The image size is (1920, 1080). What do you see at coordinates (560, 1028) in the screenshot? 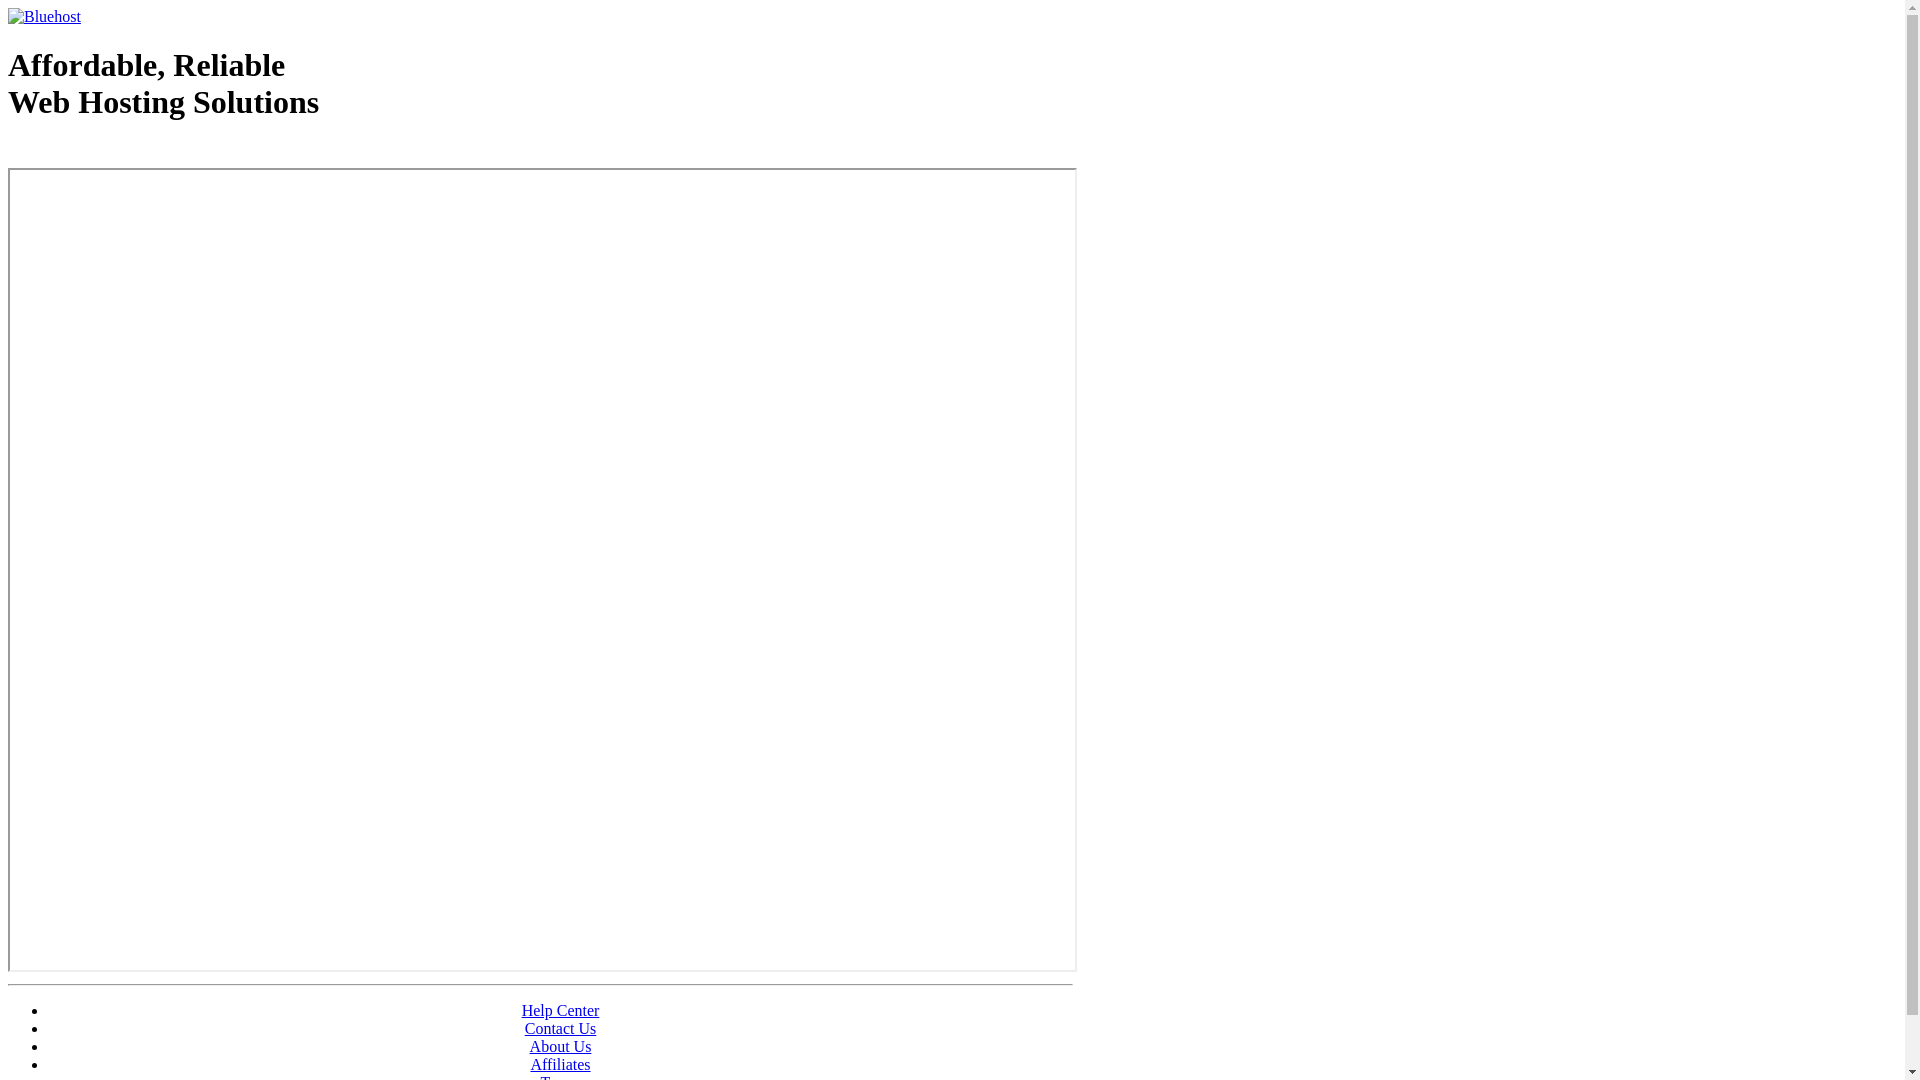
I see `'Contact Us'` at bounding box center [560, 1028].